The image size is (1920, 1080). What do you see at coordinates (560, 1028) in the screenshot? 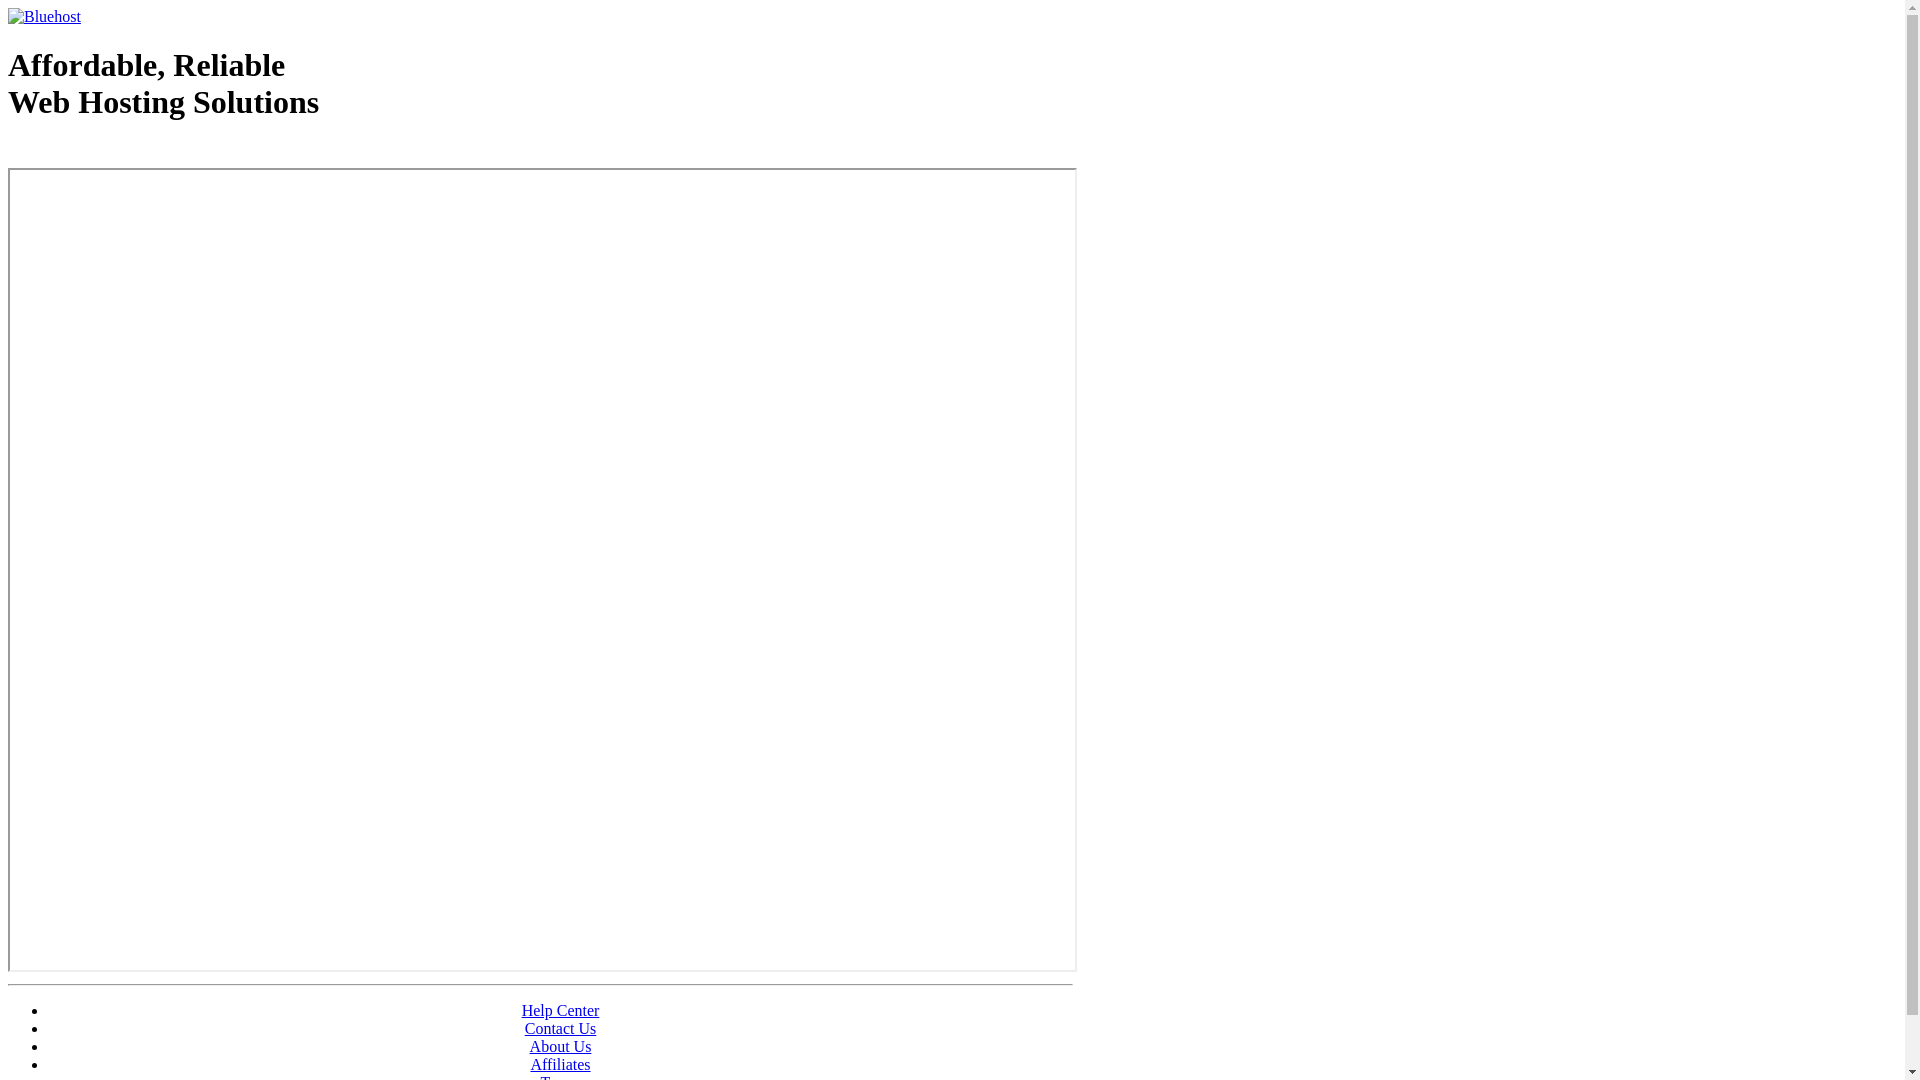
I see `'Contact Us'` at bounding box center [560, 1028].